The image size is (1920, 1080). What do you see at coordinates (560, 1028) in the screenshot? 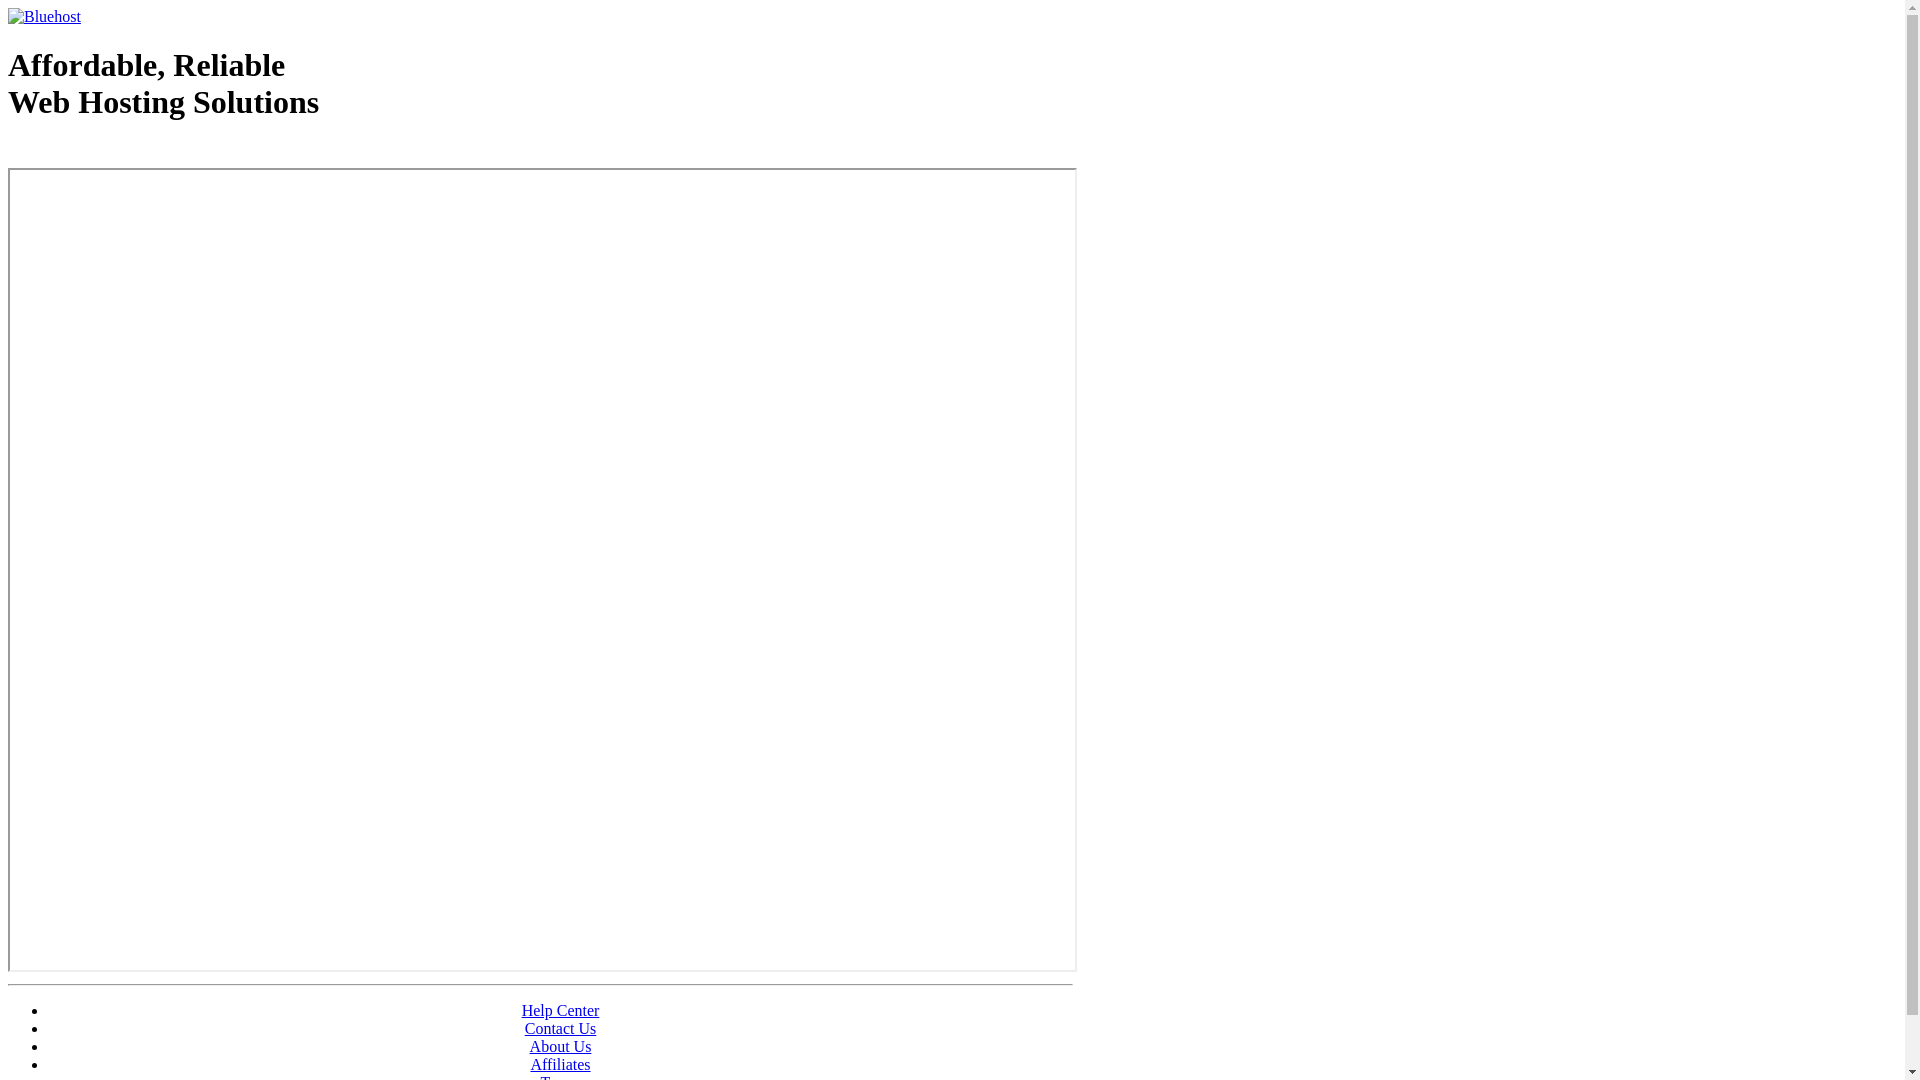
I see `'Contact Us'` at bounding box center [560, 1028].